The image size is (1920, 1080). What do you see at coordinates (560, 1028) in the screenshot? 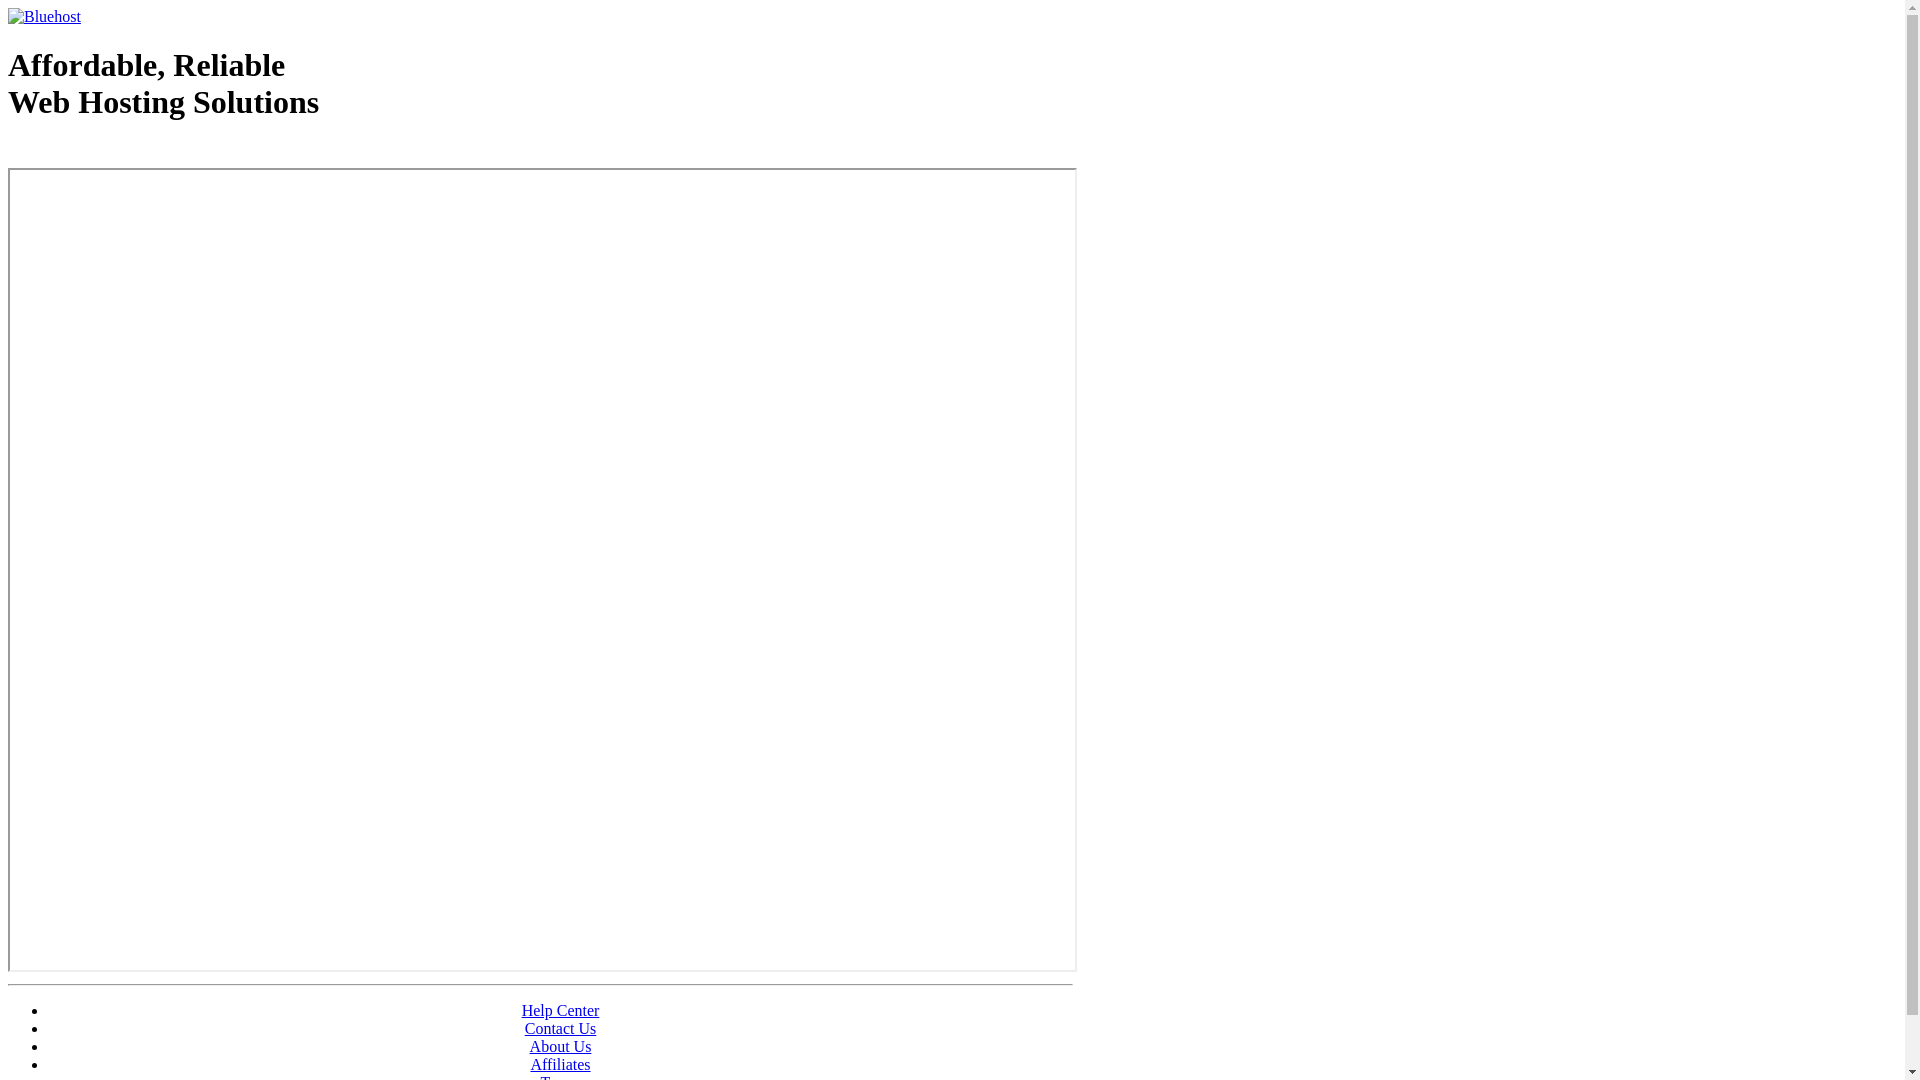
I see `'Contact Us'` at bounding box center [560, 1028].